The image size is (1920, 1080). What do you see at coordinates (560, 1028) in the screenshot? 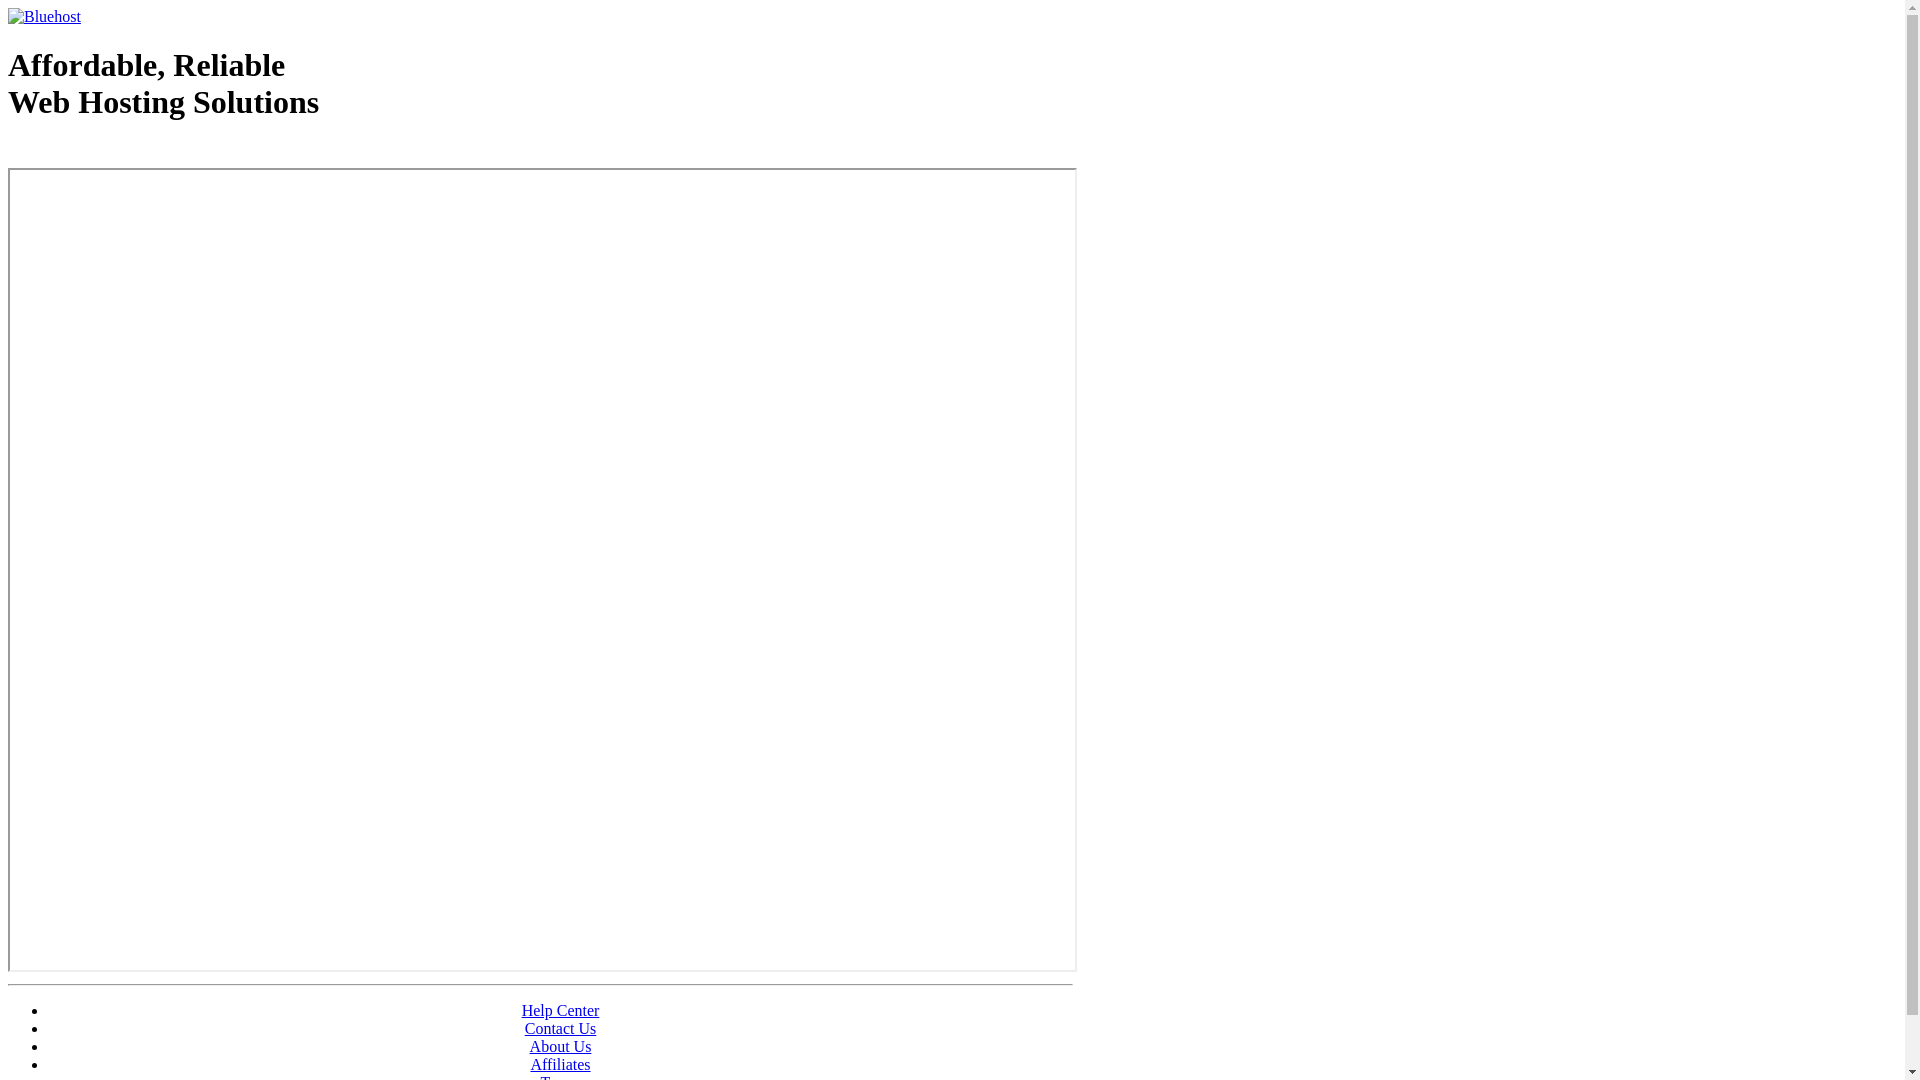
I see `'Contact Us'` at bounding box center [560, 1028].